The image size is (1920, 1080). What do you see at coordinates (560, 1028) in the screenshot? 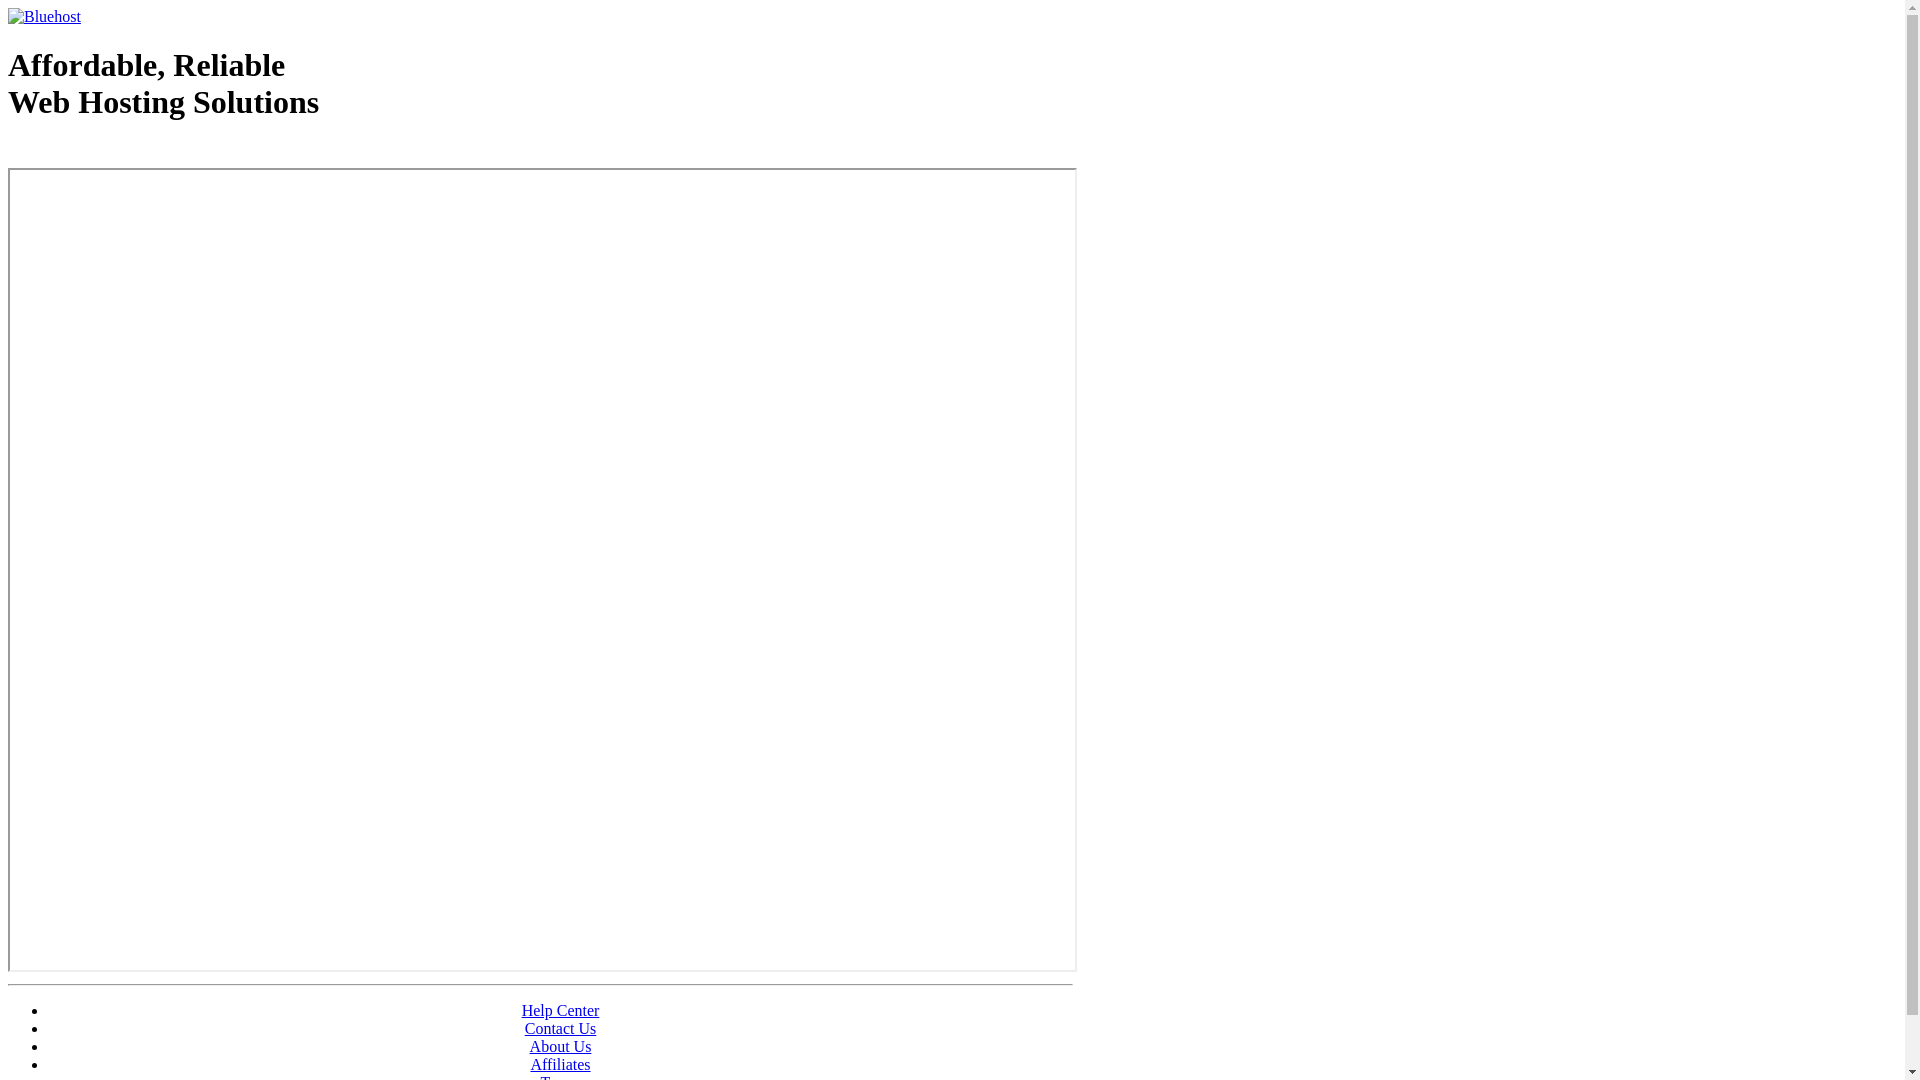
I see `'Contact Us'` at bounding box center [560, 1028].